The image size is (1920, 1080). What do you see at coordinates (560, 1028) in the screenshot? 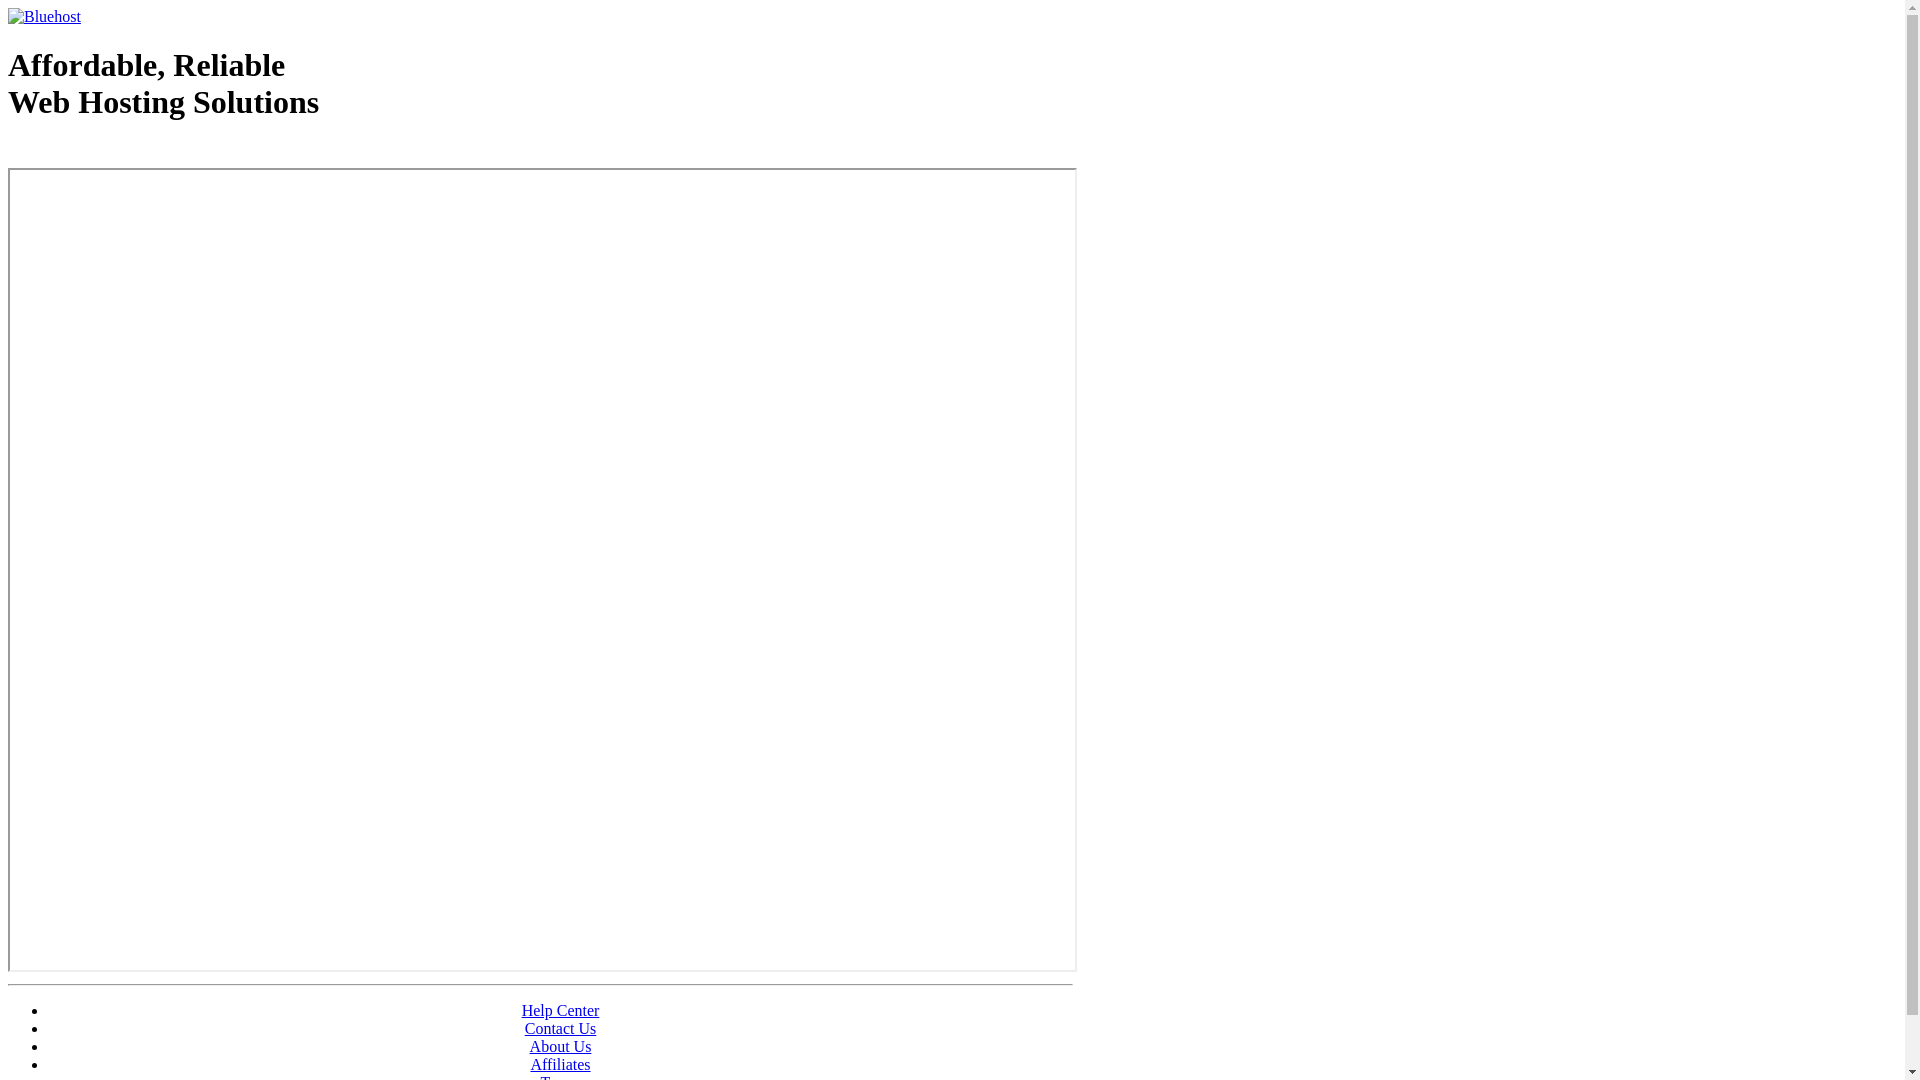
I see `'Contact Us'` at bounding box center [560, 1028].